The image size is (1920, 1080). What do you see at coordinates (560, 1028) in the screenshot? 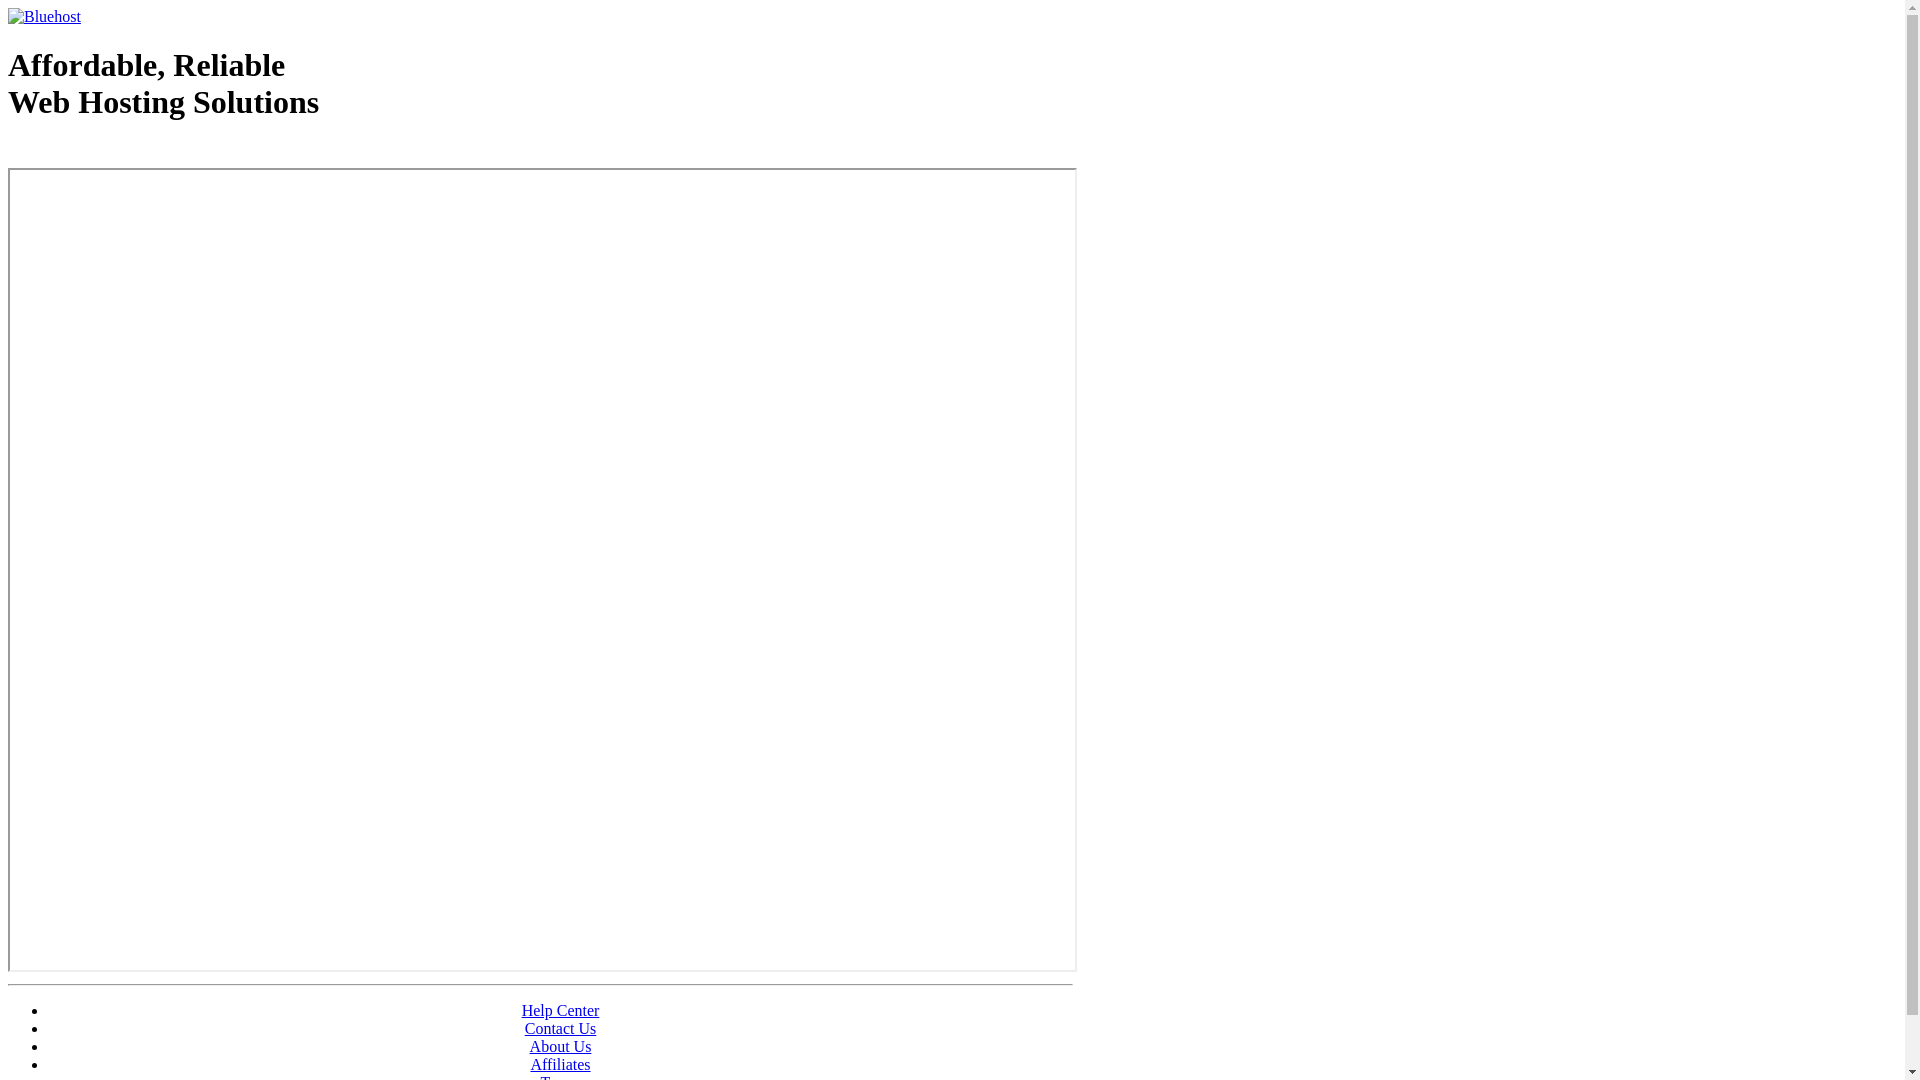
I see `'Contact Us'` at bounding box center [560, 1028].